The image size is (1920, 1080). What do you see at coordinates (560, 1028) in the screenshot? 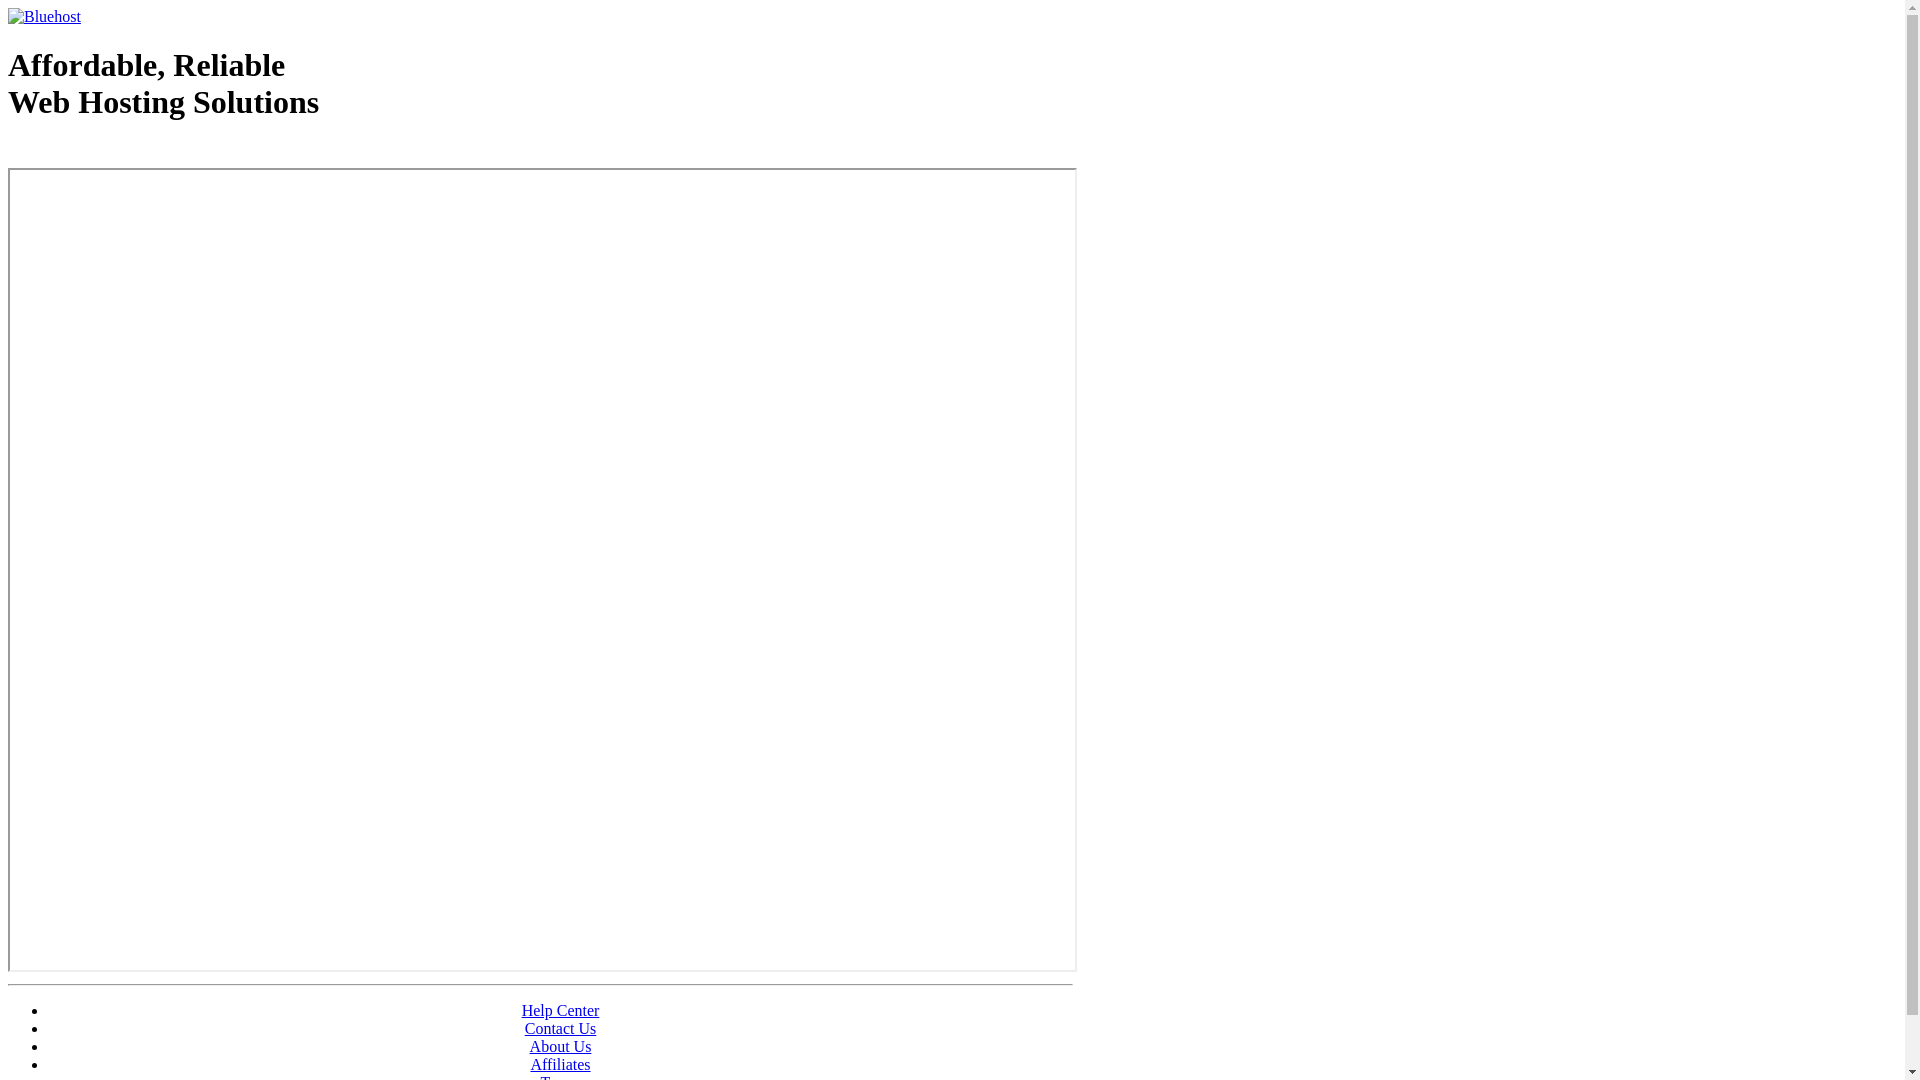
I see `'Contact Us'` at bounding box center [560, 1028].